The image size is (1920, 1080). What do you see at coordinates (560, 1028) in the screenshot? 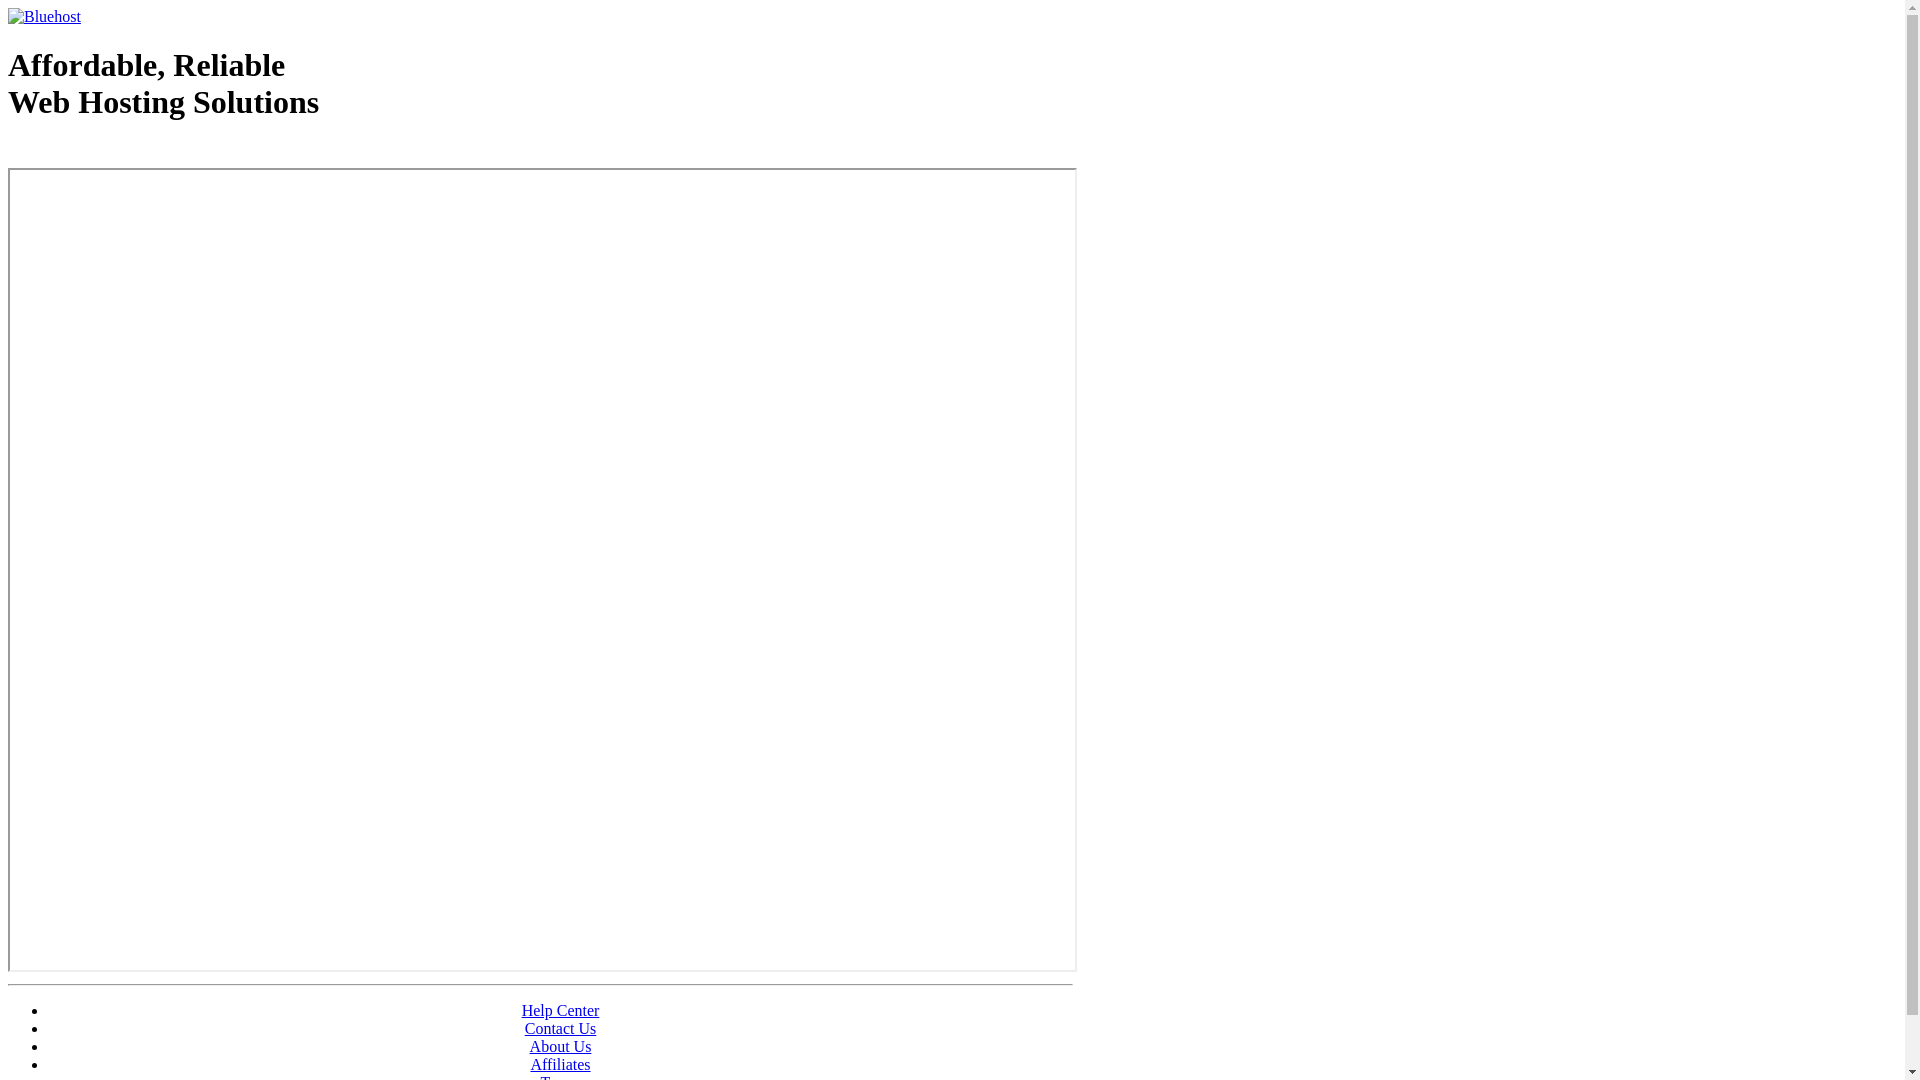
I see `'Contact Us'` at bounding box center [560, 1028].